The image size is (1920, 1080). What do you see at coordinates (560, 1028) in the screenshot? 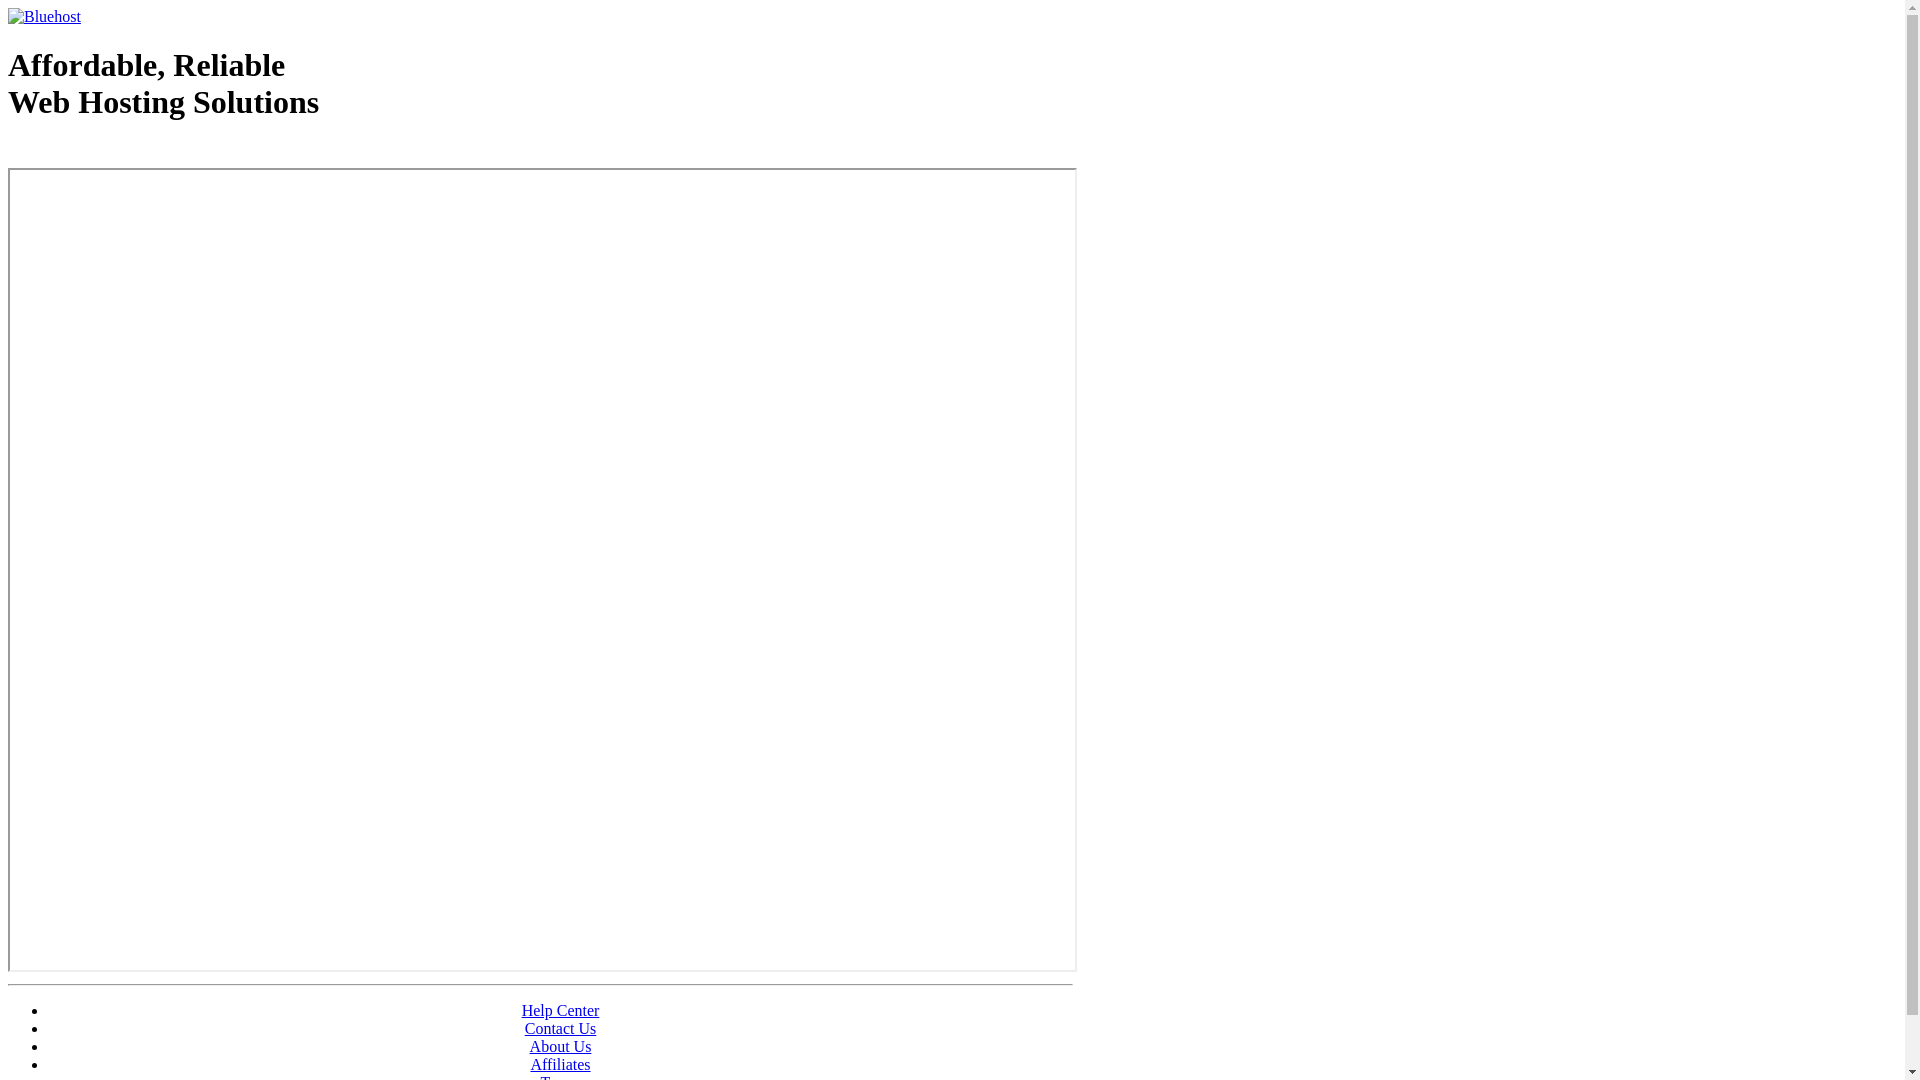
I see `'Contact Us'` at bounding box center [560, 1028].